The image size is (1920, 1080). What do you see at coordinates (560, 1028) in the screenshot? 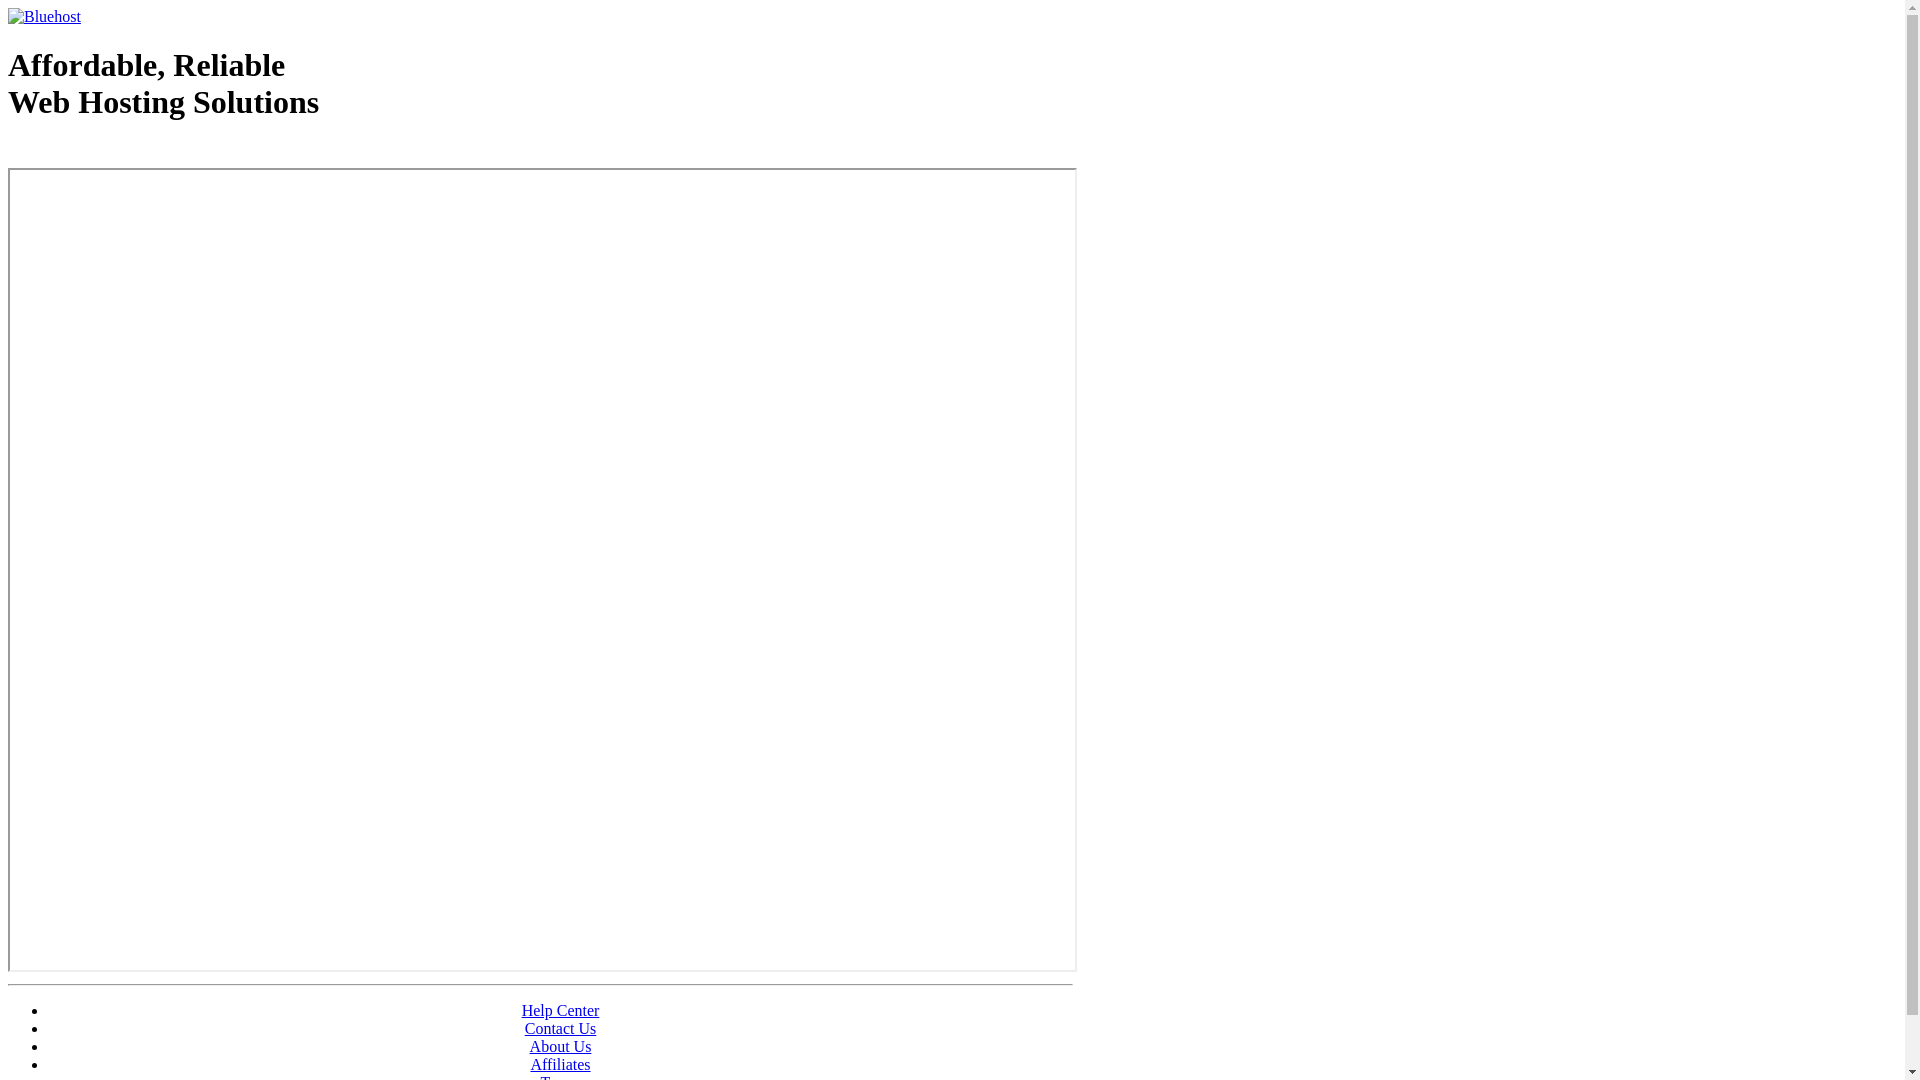
I see `'Contact Us'` at bounding box center [560, 1028].